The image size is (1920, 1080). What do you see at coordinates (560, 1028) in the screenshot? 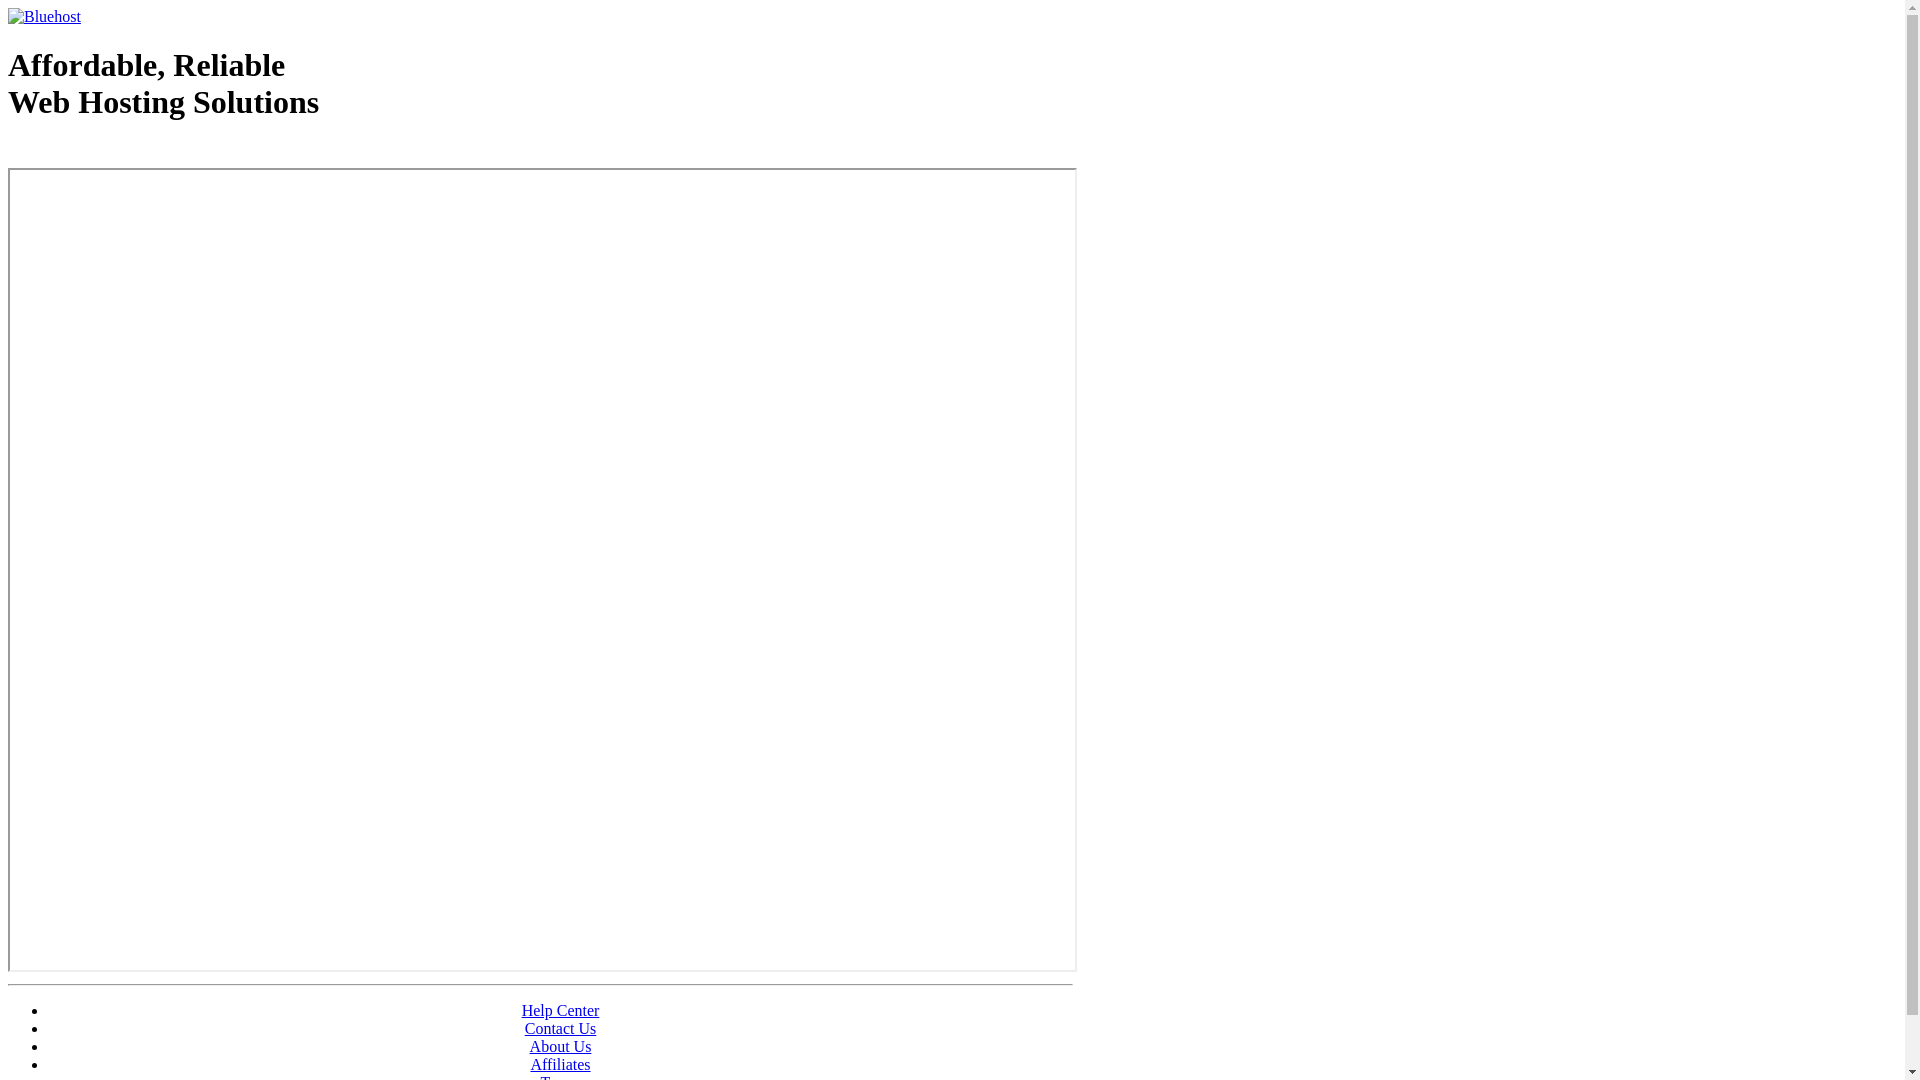
I see `'Contact Us'` at bounding box center [560, 1028].